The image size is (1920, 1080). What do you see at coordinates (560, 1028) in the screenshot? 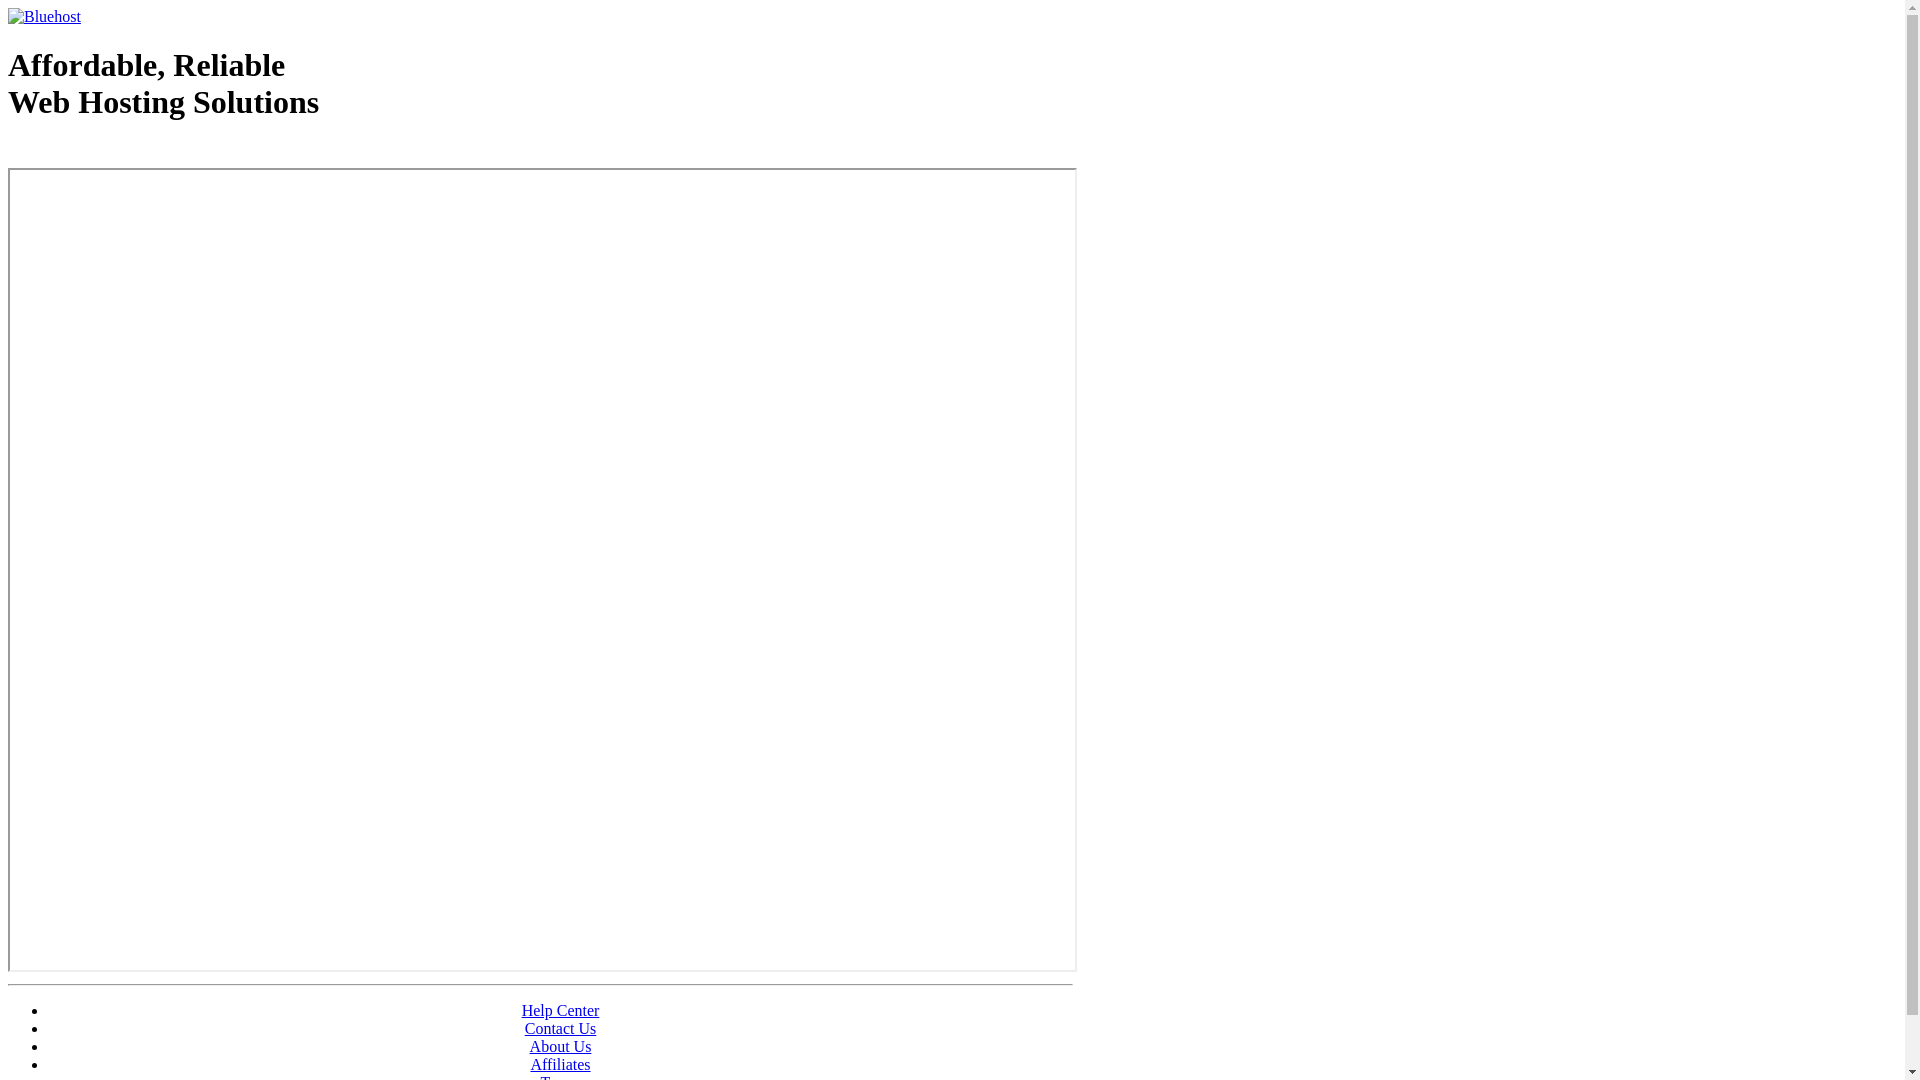
I see `'Contact Us'` at bounding box center [560, 1028].